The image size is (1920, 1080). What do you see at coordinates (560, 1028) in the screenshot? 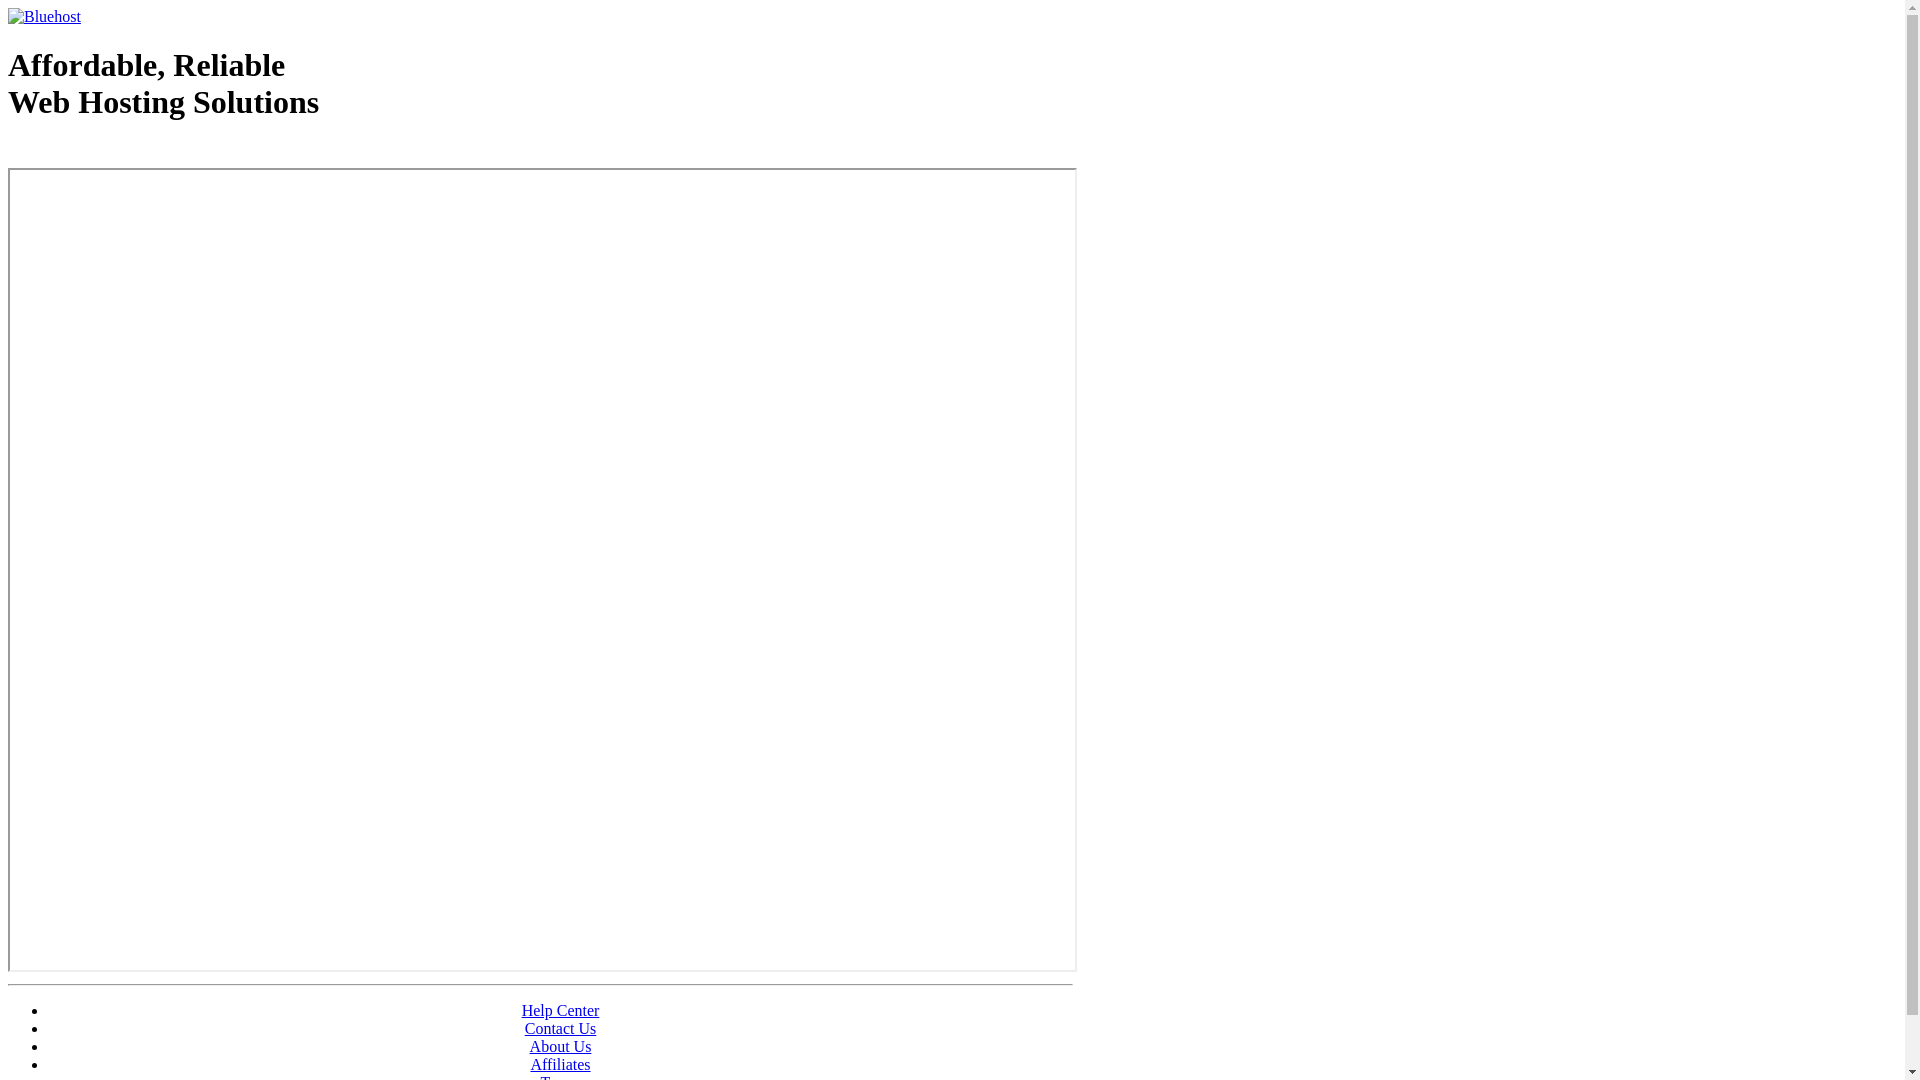
I see `'Contact Us'` at bounding box center [560, 1028].